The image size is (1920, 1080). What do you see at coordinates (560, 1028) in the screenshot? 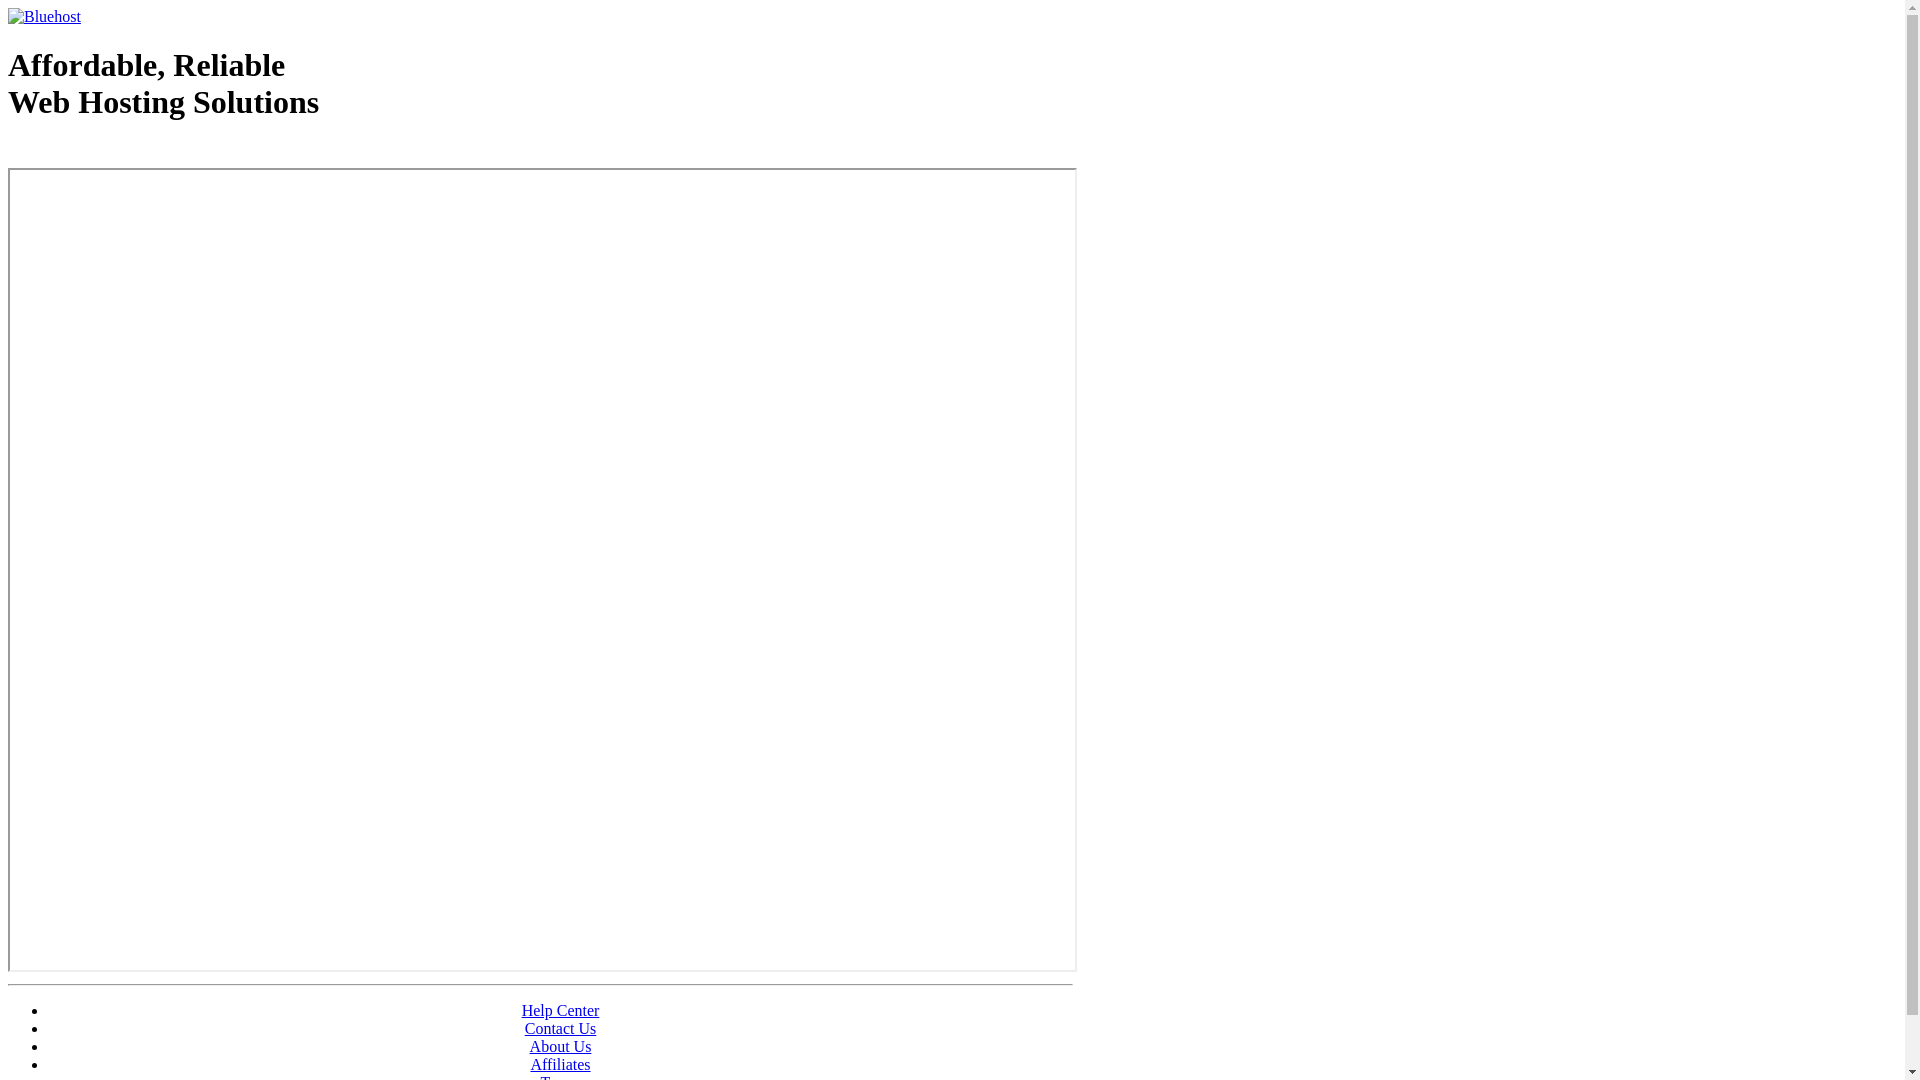
I see `'Contact Us'` at bounding box center [560, 1028].